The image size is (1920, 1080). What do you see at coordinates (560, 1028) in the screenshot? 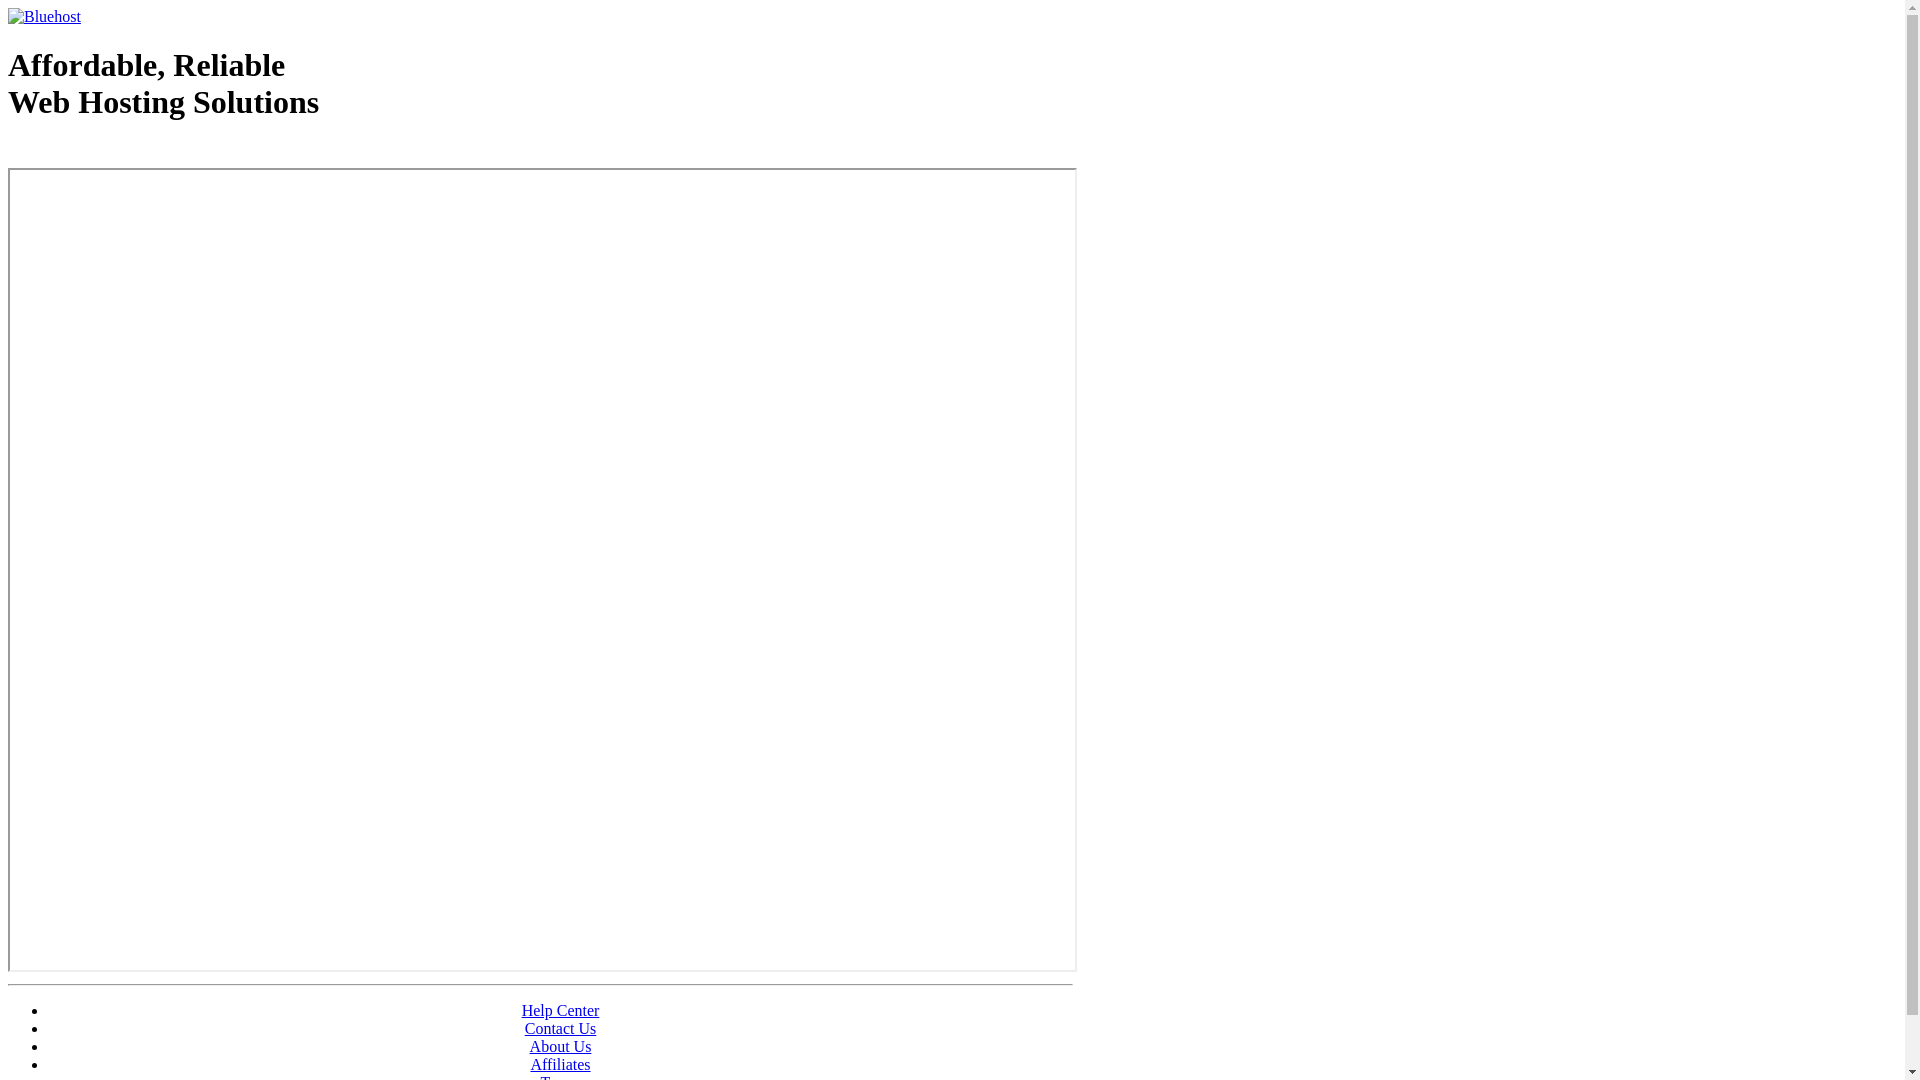
I see `'Contact Us'` at bounding box center [560, 1028].